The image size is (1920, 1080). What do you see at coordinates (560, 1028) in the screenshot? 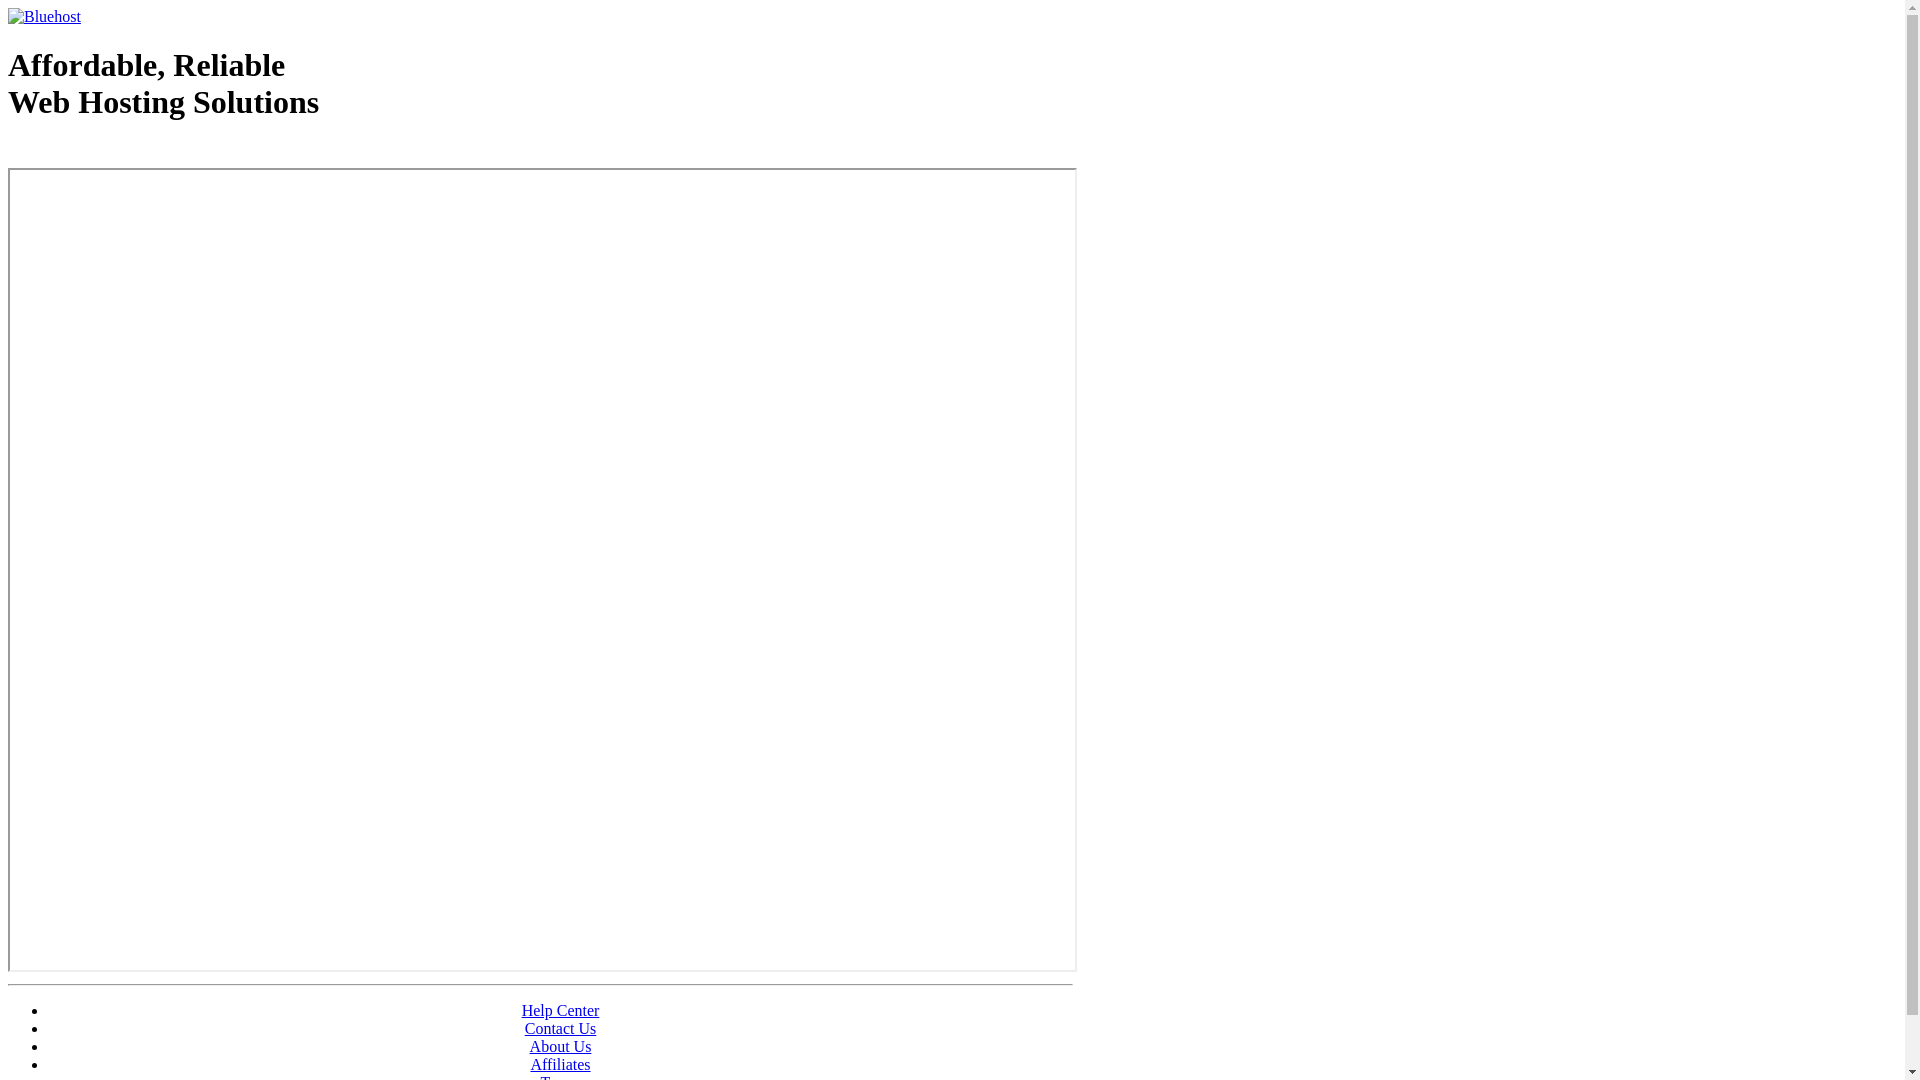
I see `'Contact Us'` at bounding box center [560, 1028].